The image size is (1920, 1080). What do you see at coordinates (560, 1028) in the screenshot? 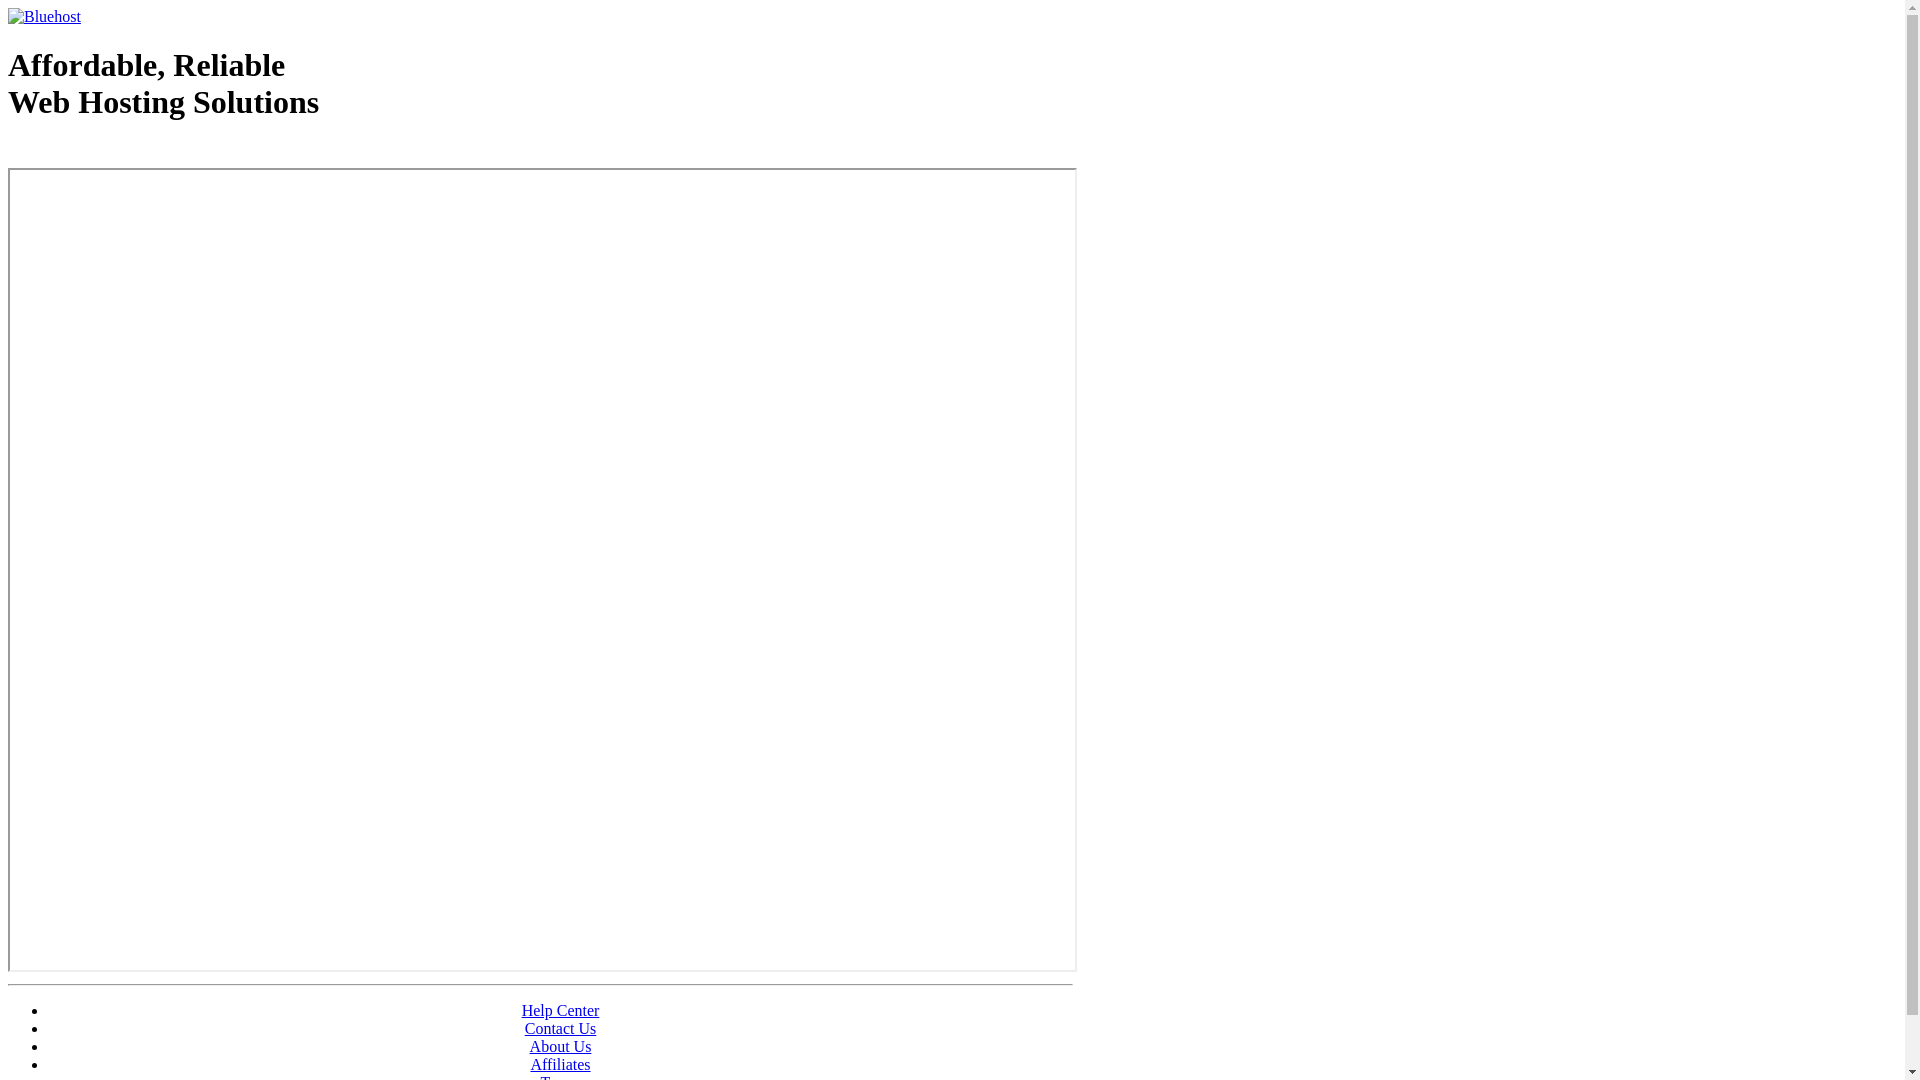
I see `'Contact Us'` at bounding box center [560, 1028].